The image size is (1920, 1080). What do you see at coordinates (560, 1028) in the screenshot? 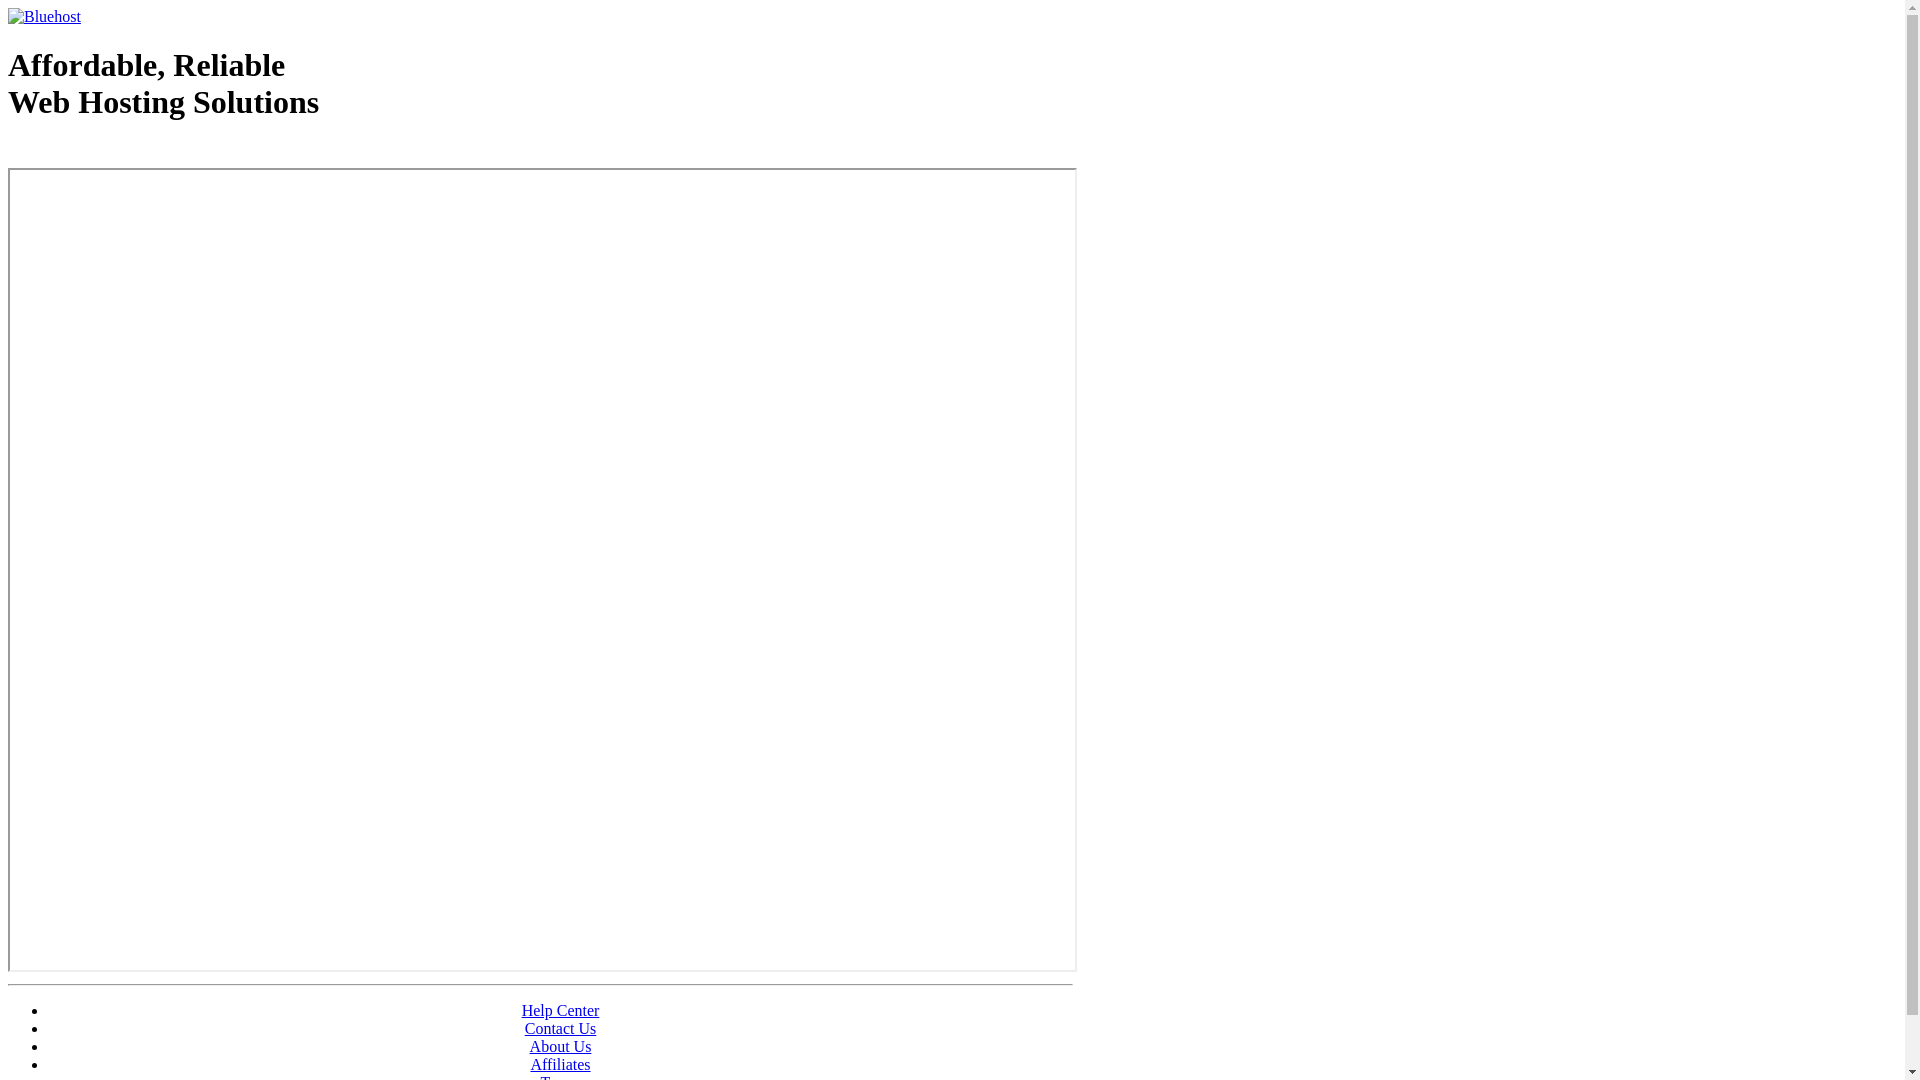
I see `'Contact Us'` at bounding box center [560, 1028].